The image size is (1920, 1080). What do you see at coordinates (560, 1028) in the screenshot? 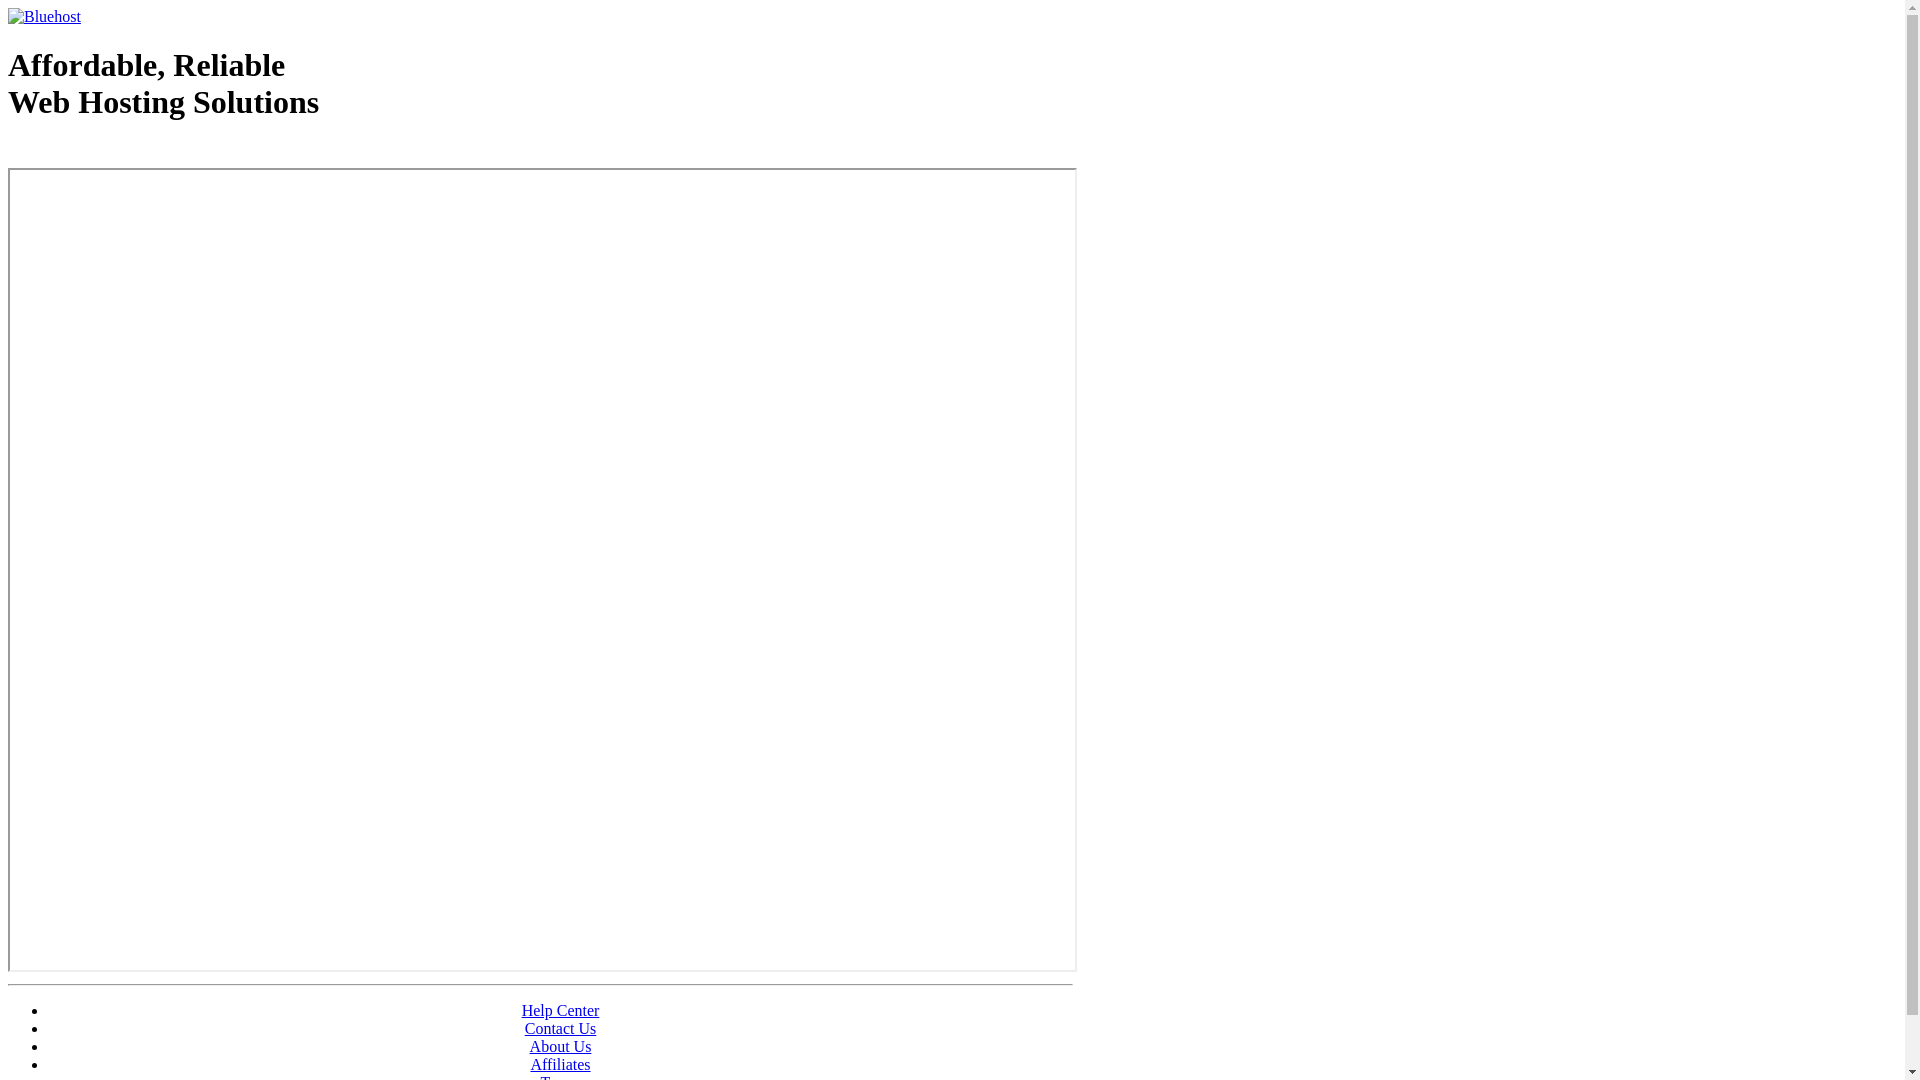
I see `'Contact Us'` at bounding box center [560, 1028].